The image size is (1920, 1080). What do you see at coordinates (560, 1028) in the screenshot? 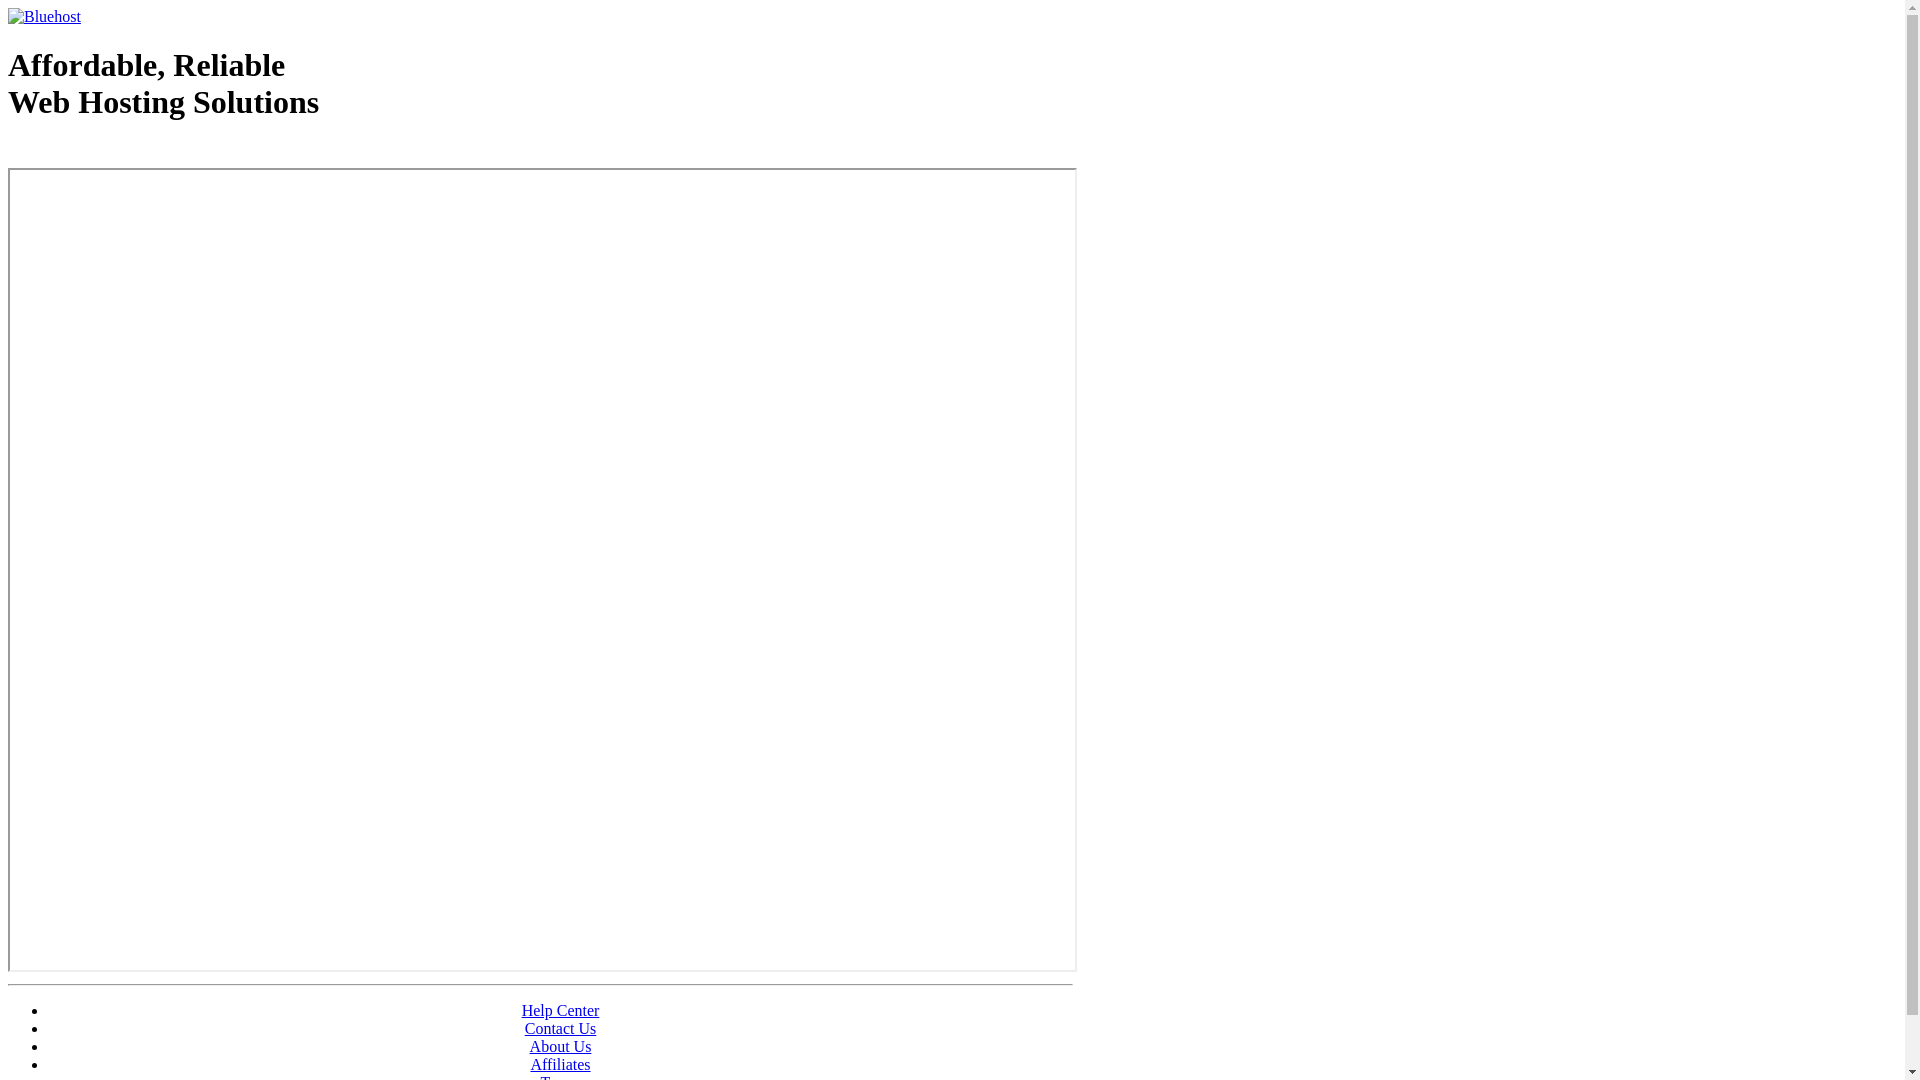
I see `'Contact Us'` at bounding box center [560, 1028].